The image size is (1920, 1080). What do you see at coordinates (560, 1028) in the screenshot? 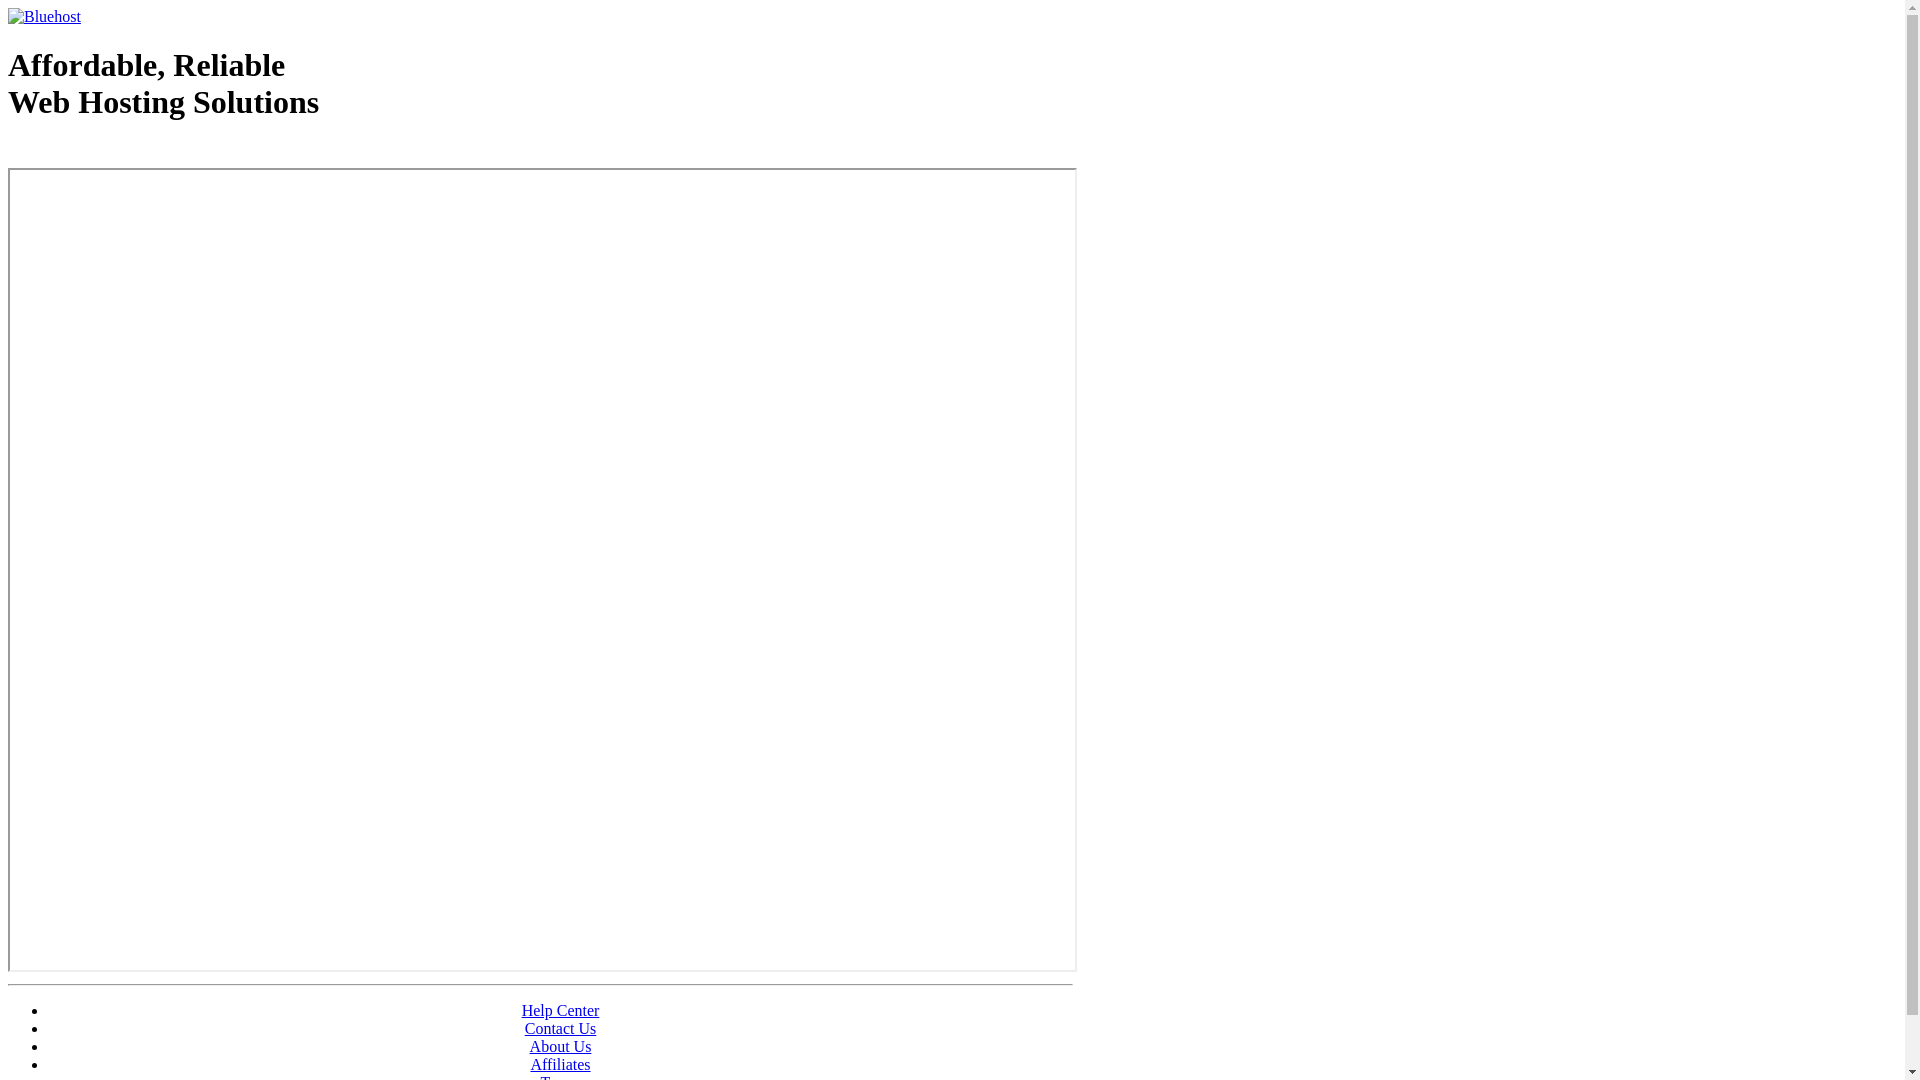
I see `'Contact Us'` at bounding box center [560, 1028].